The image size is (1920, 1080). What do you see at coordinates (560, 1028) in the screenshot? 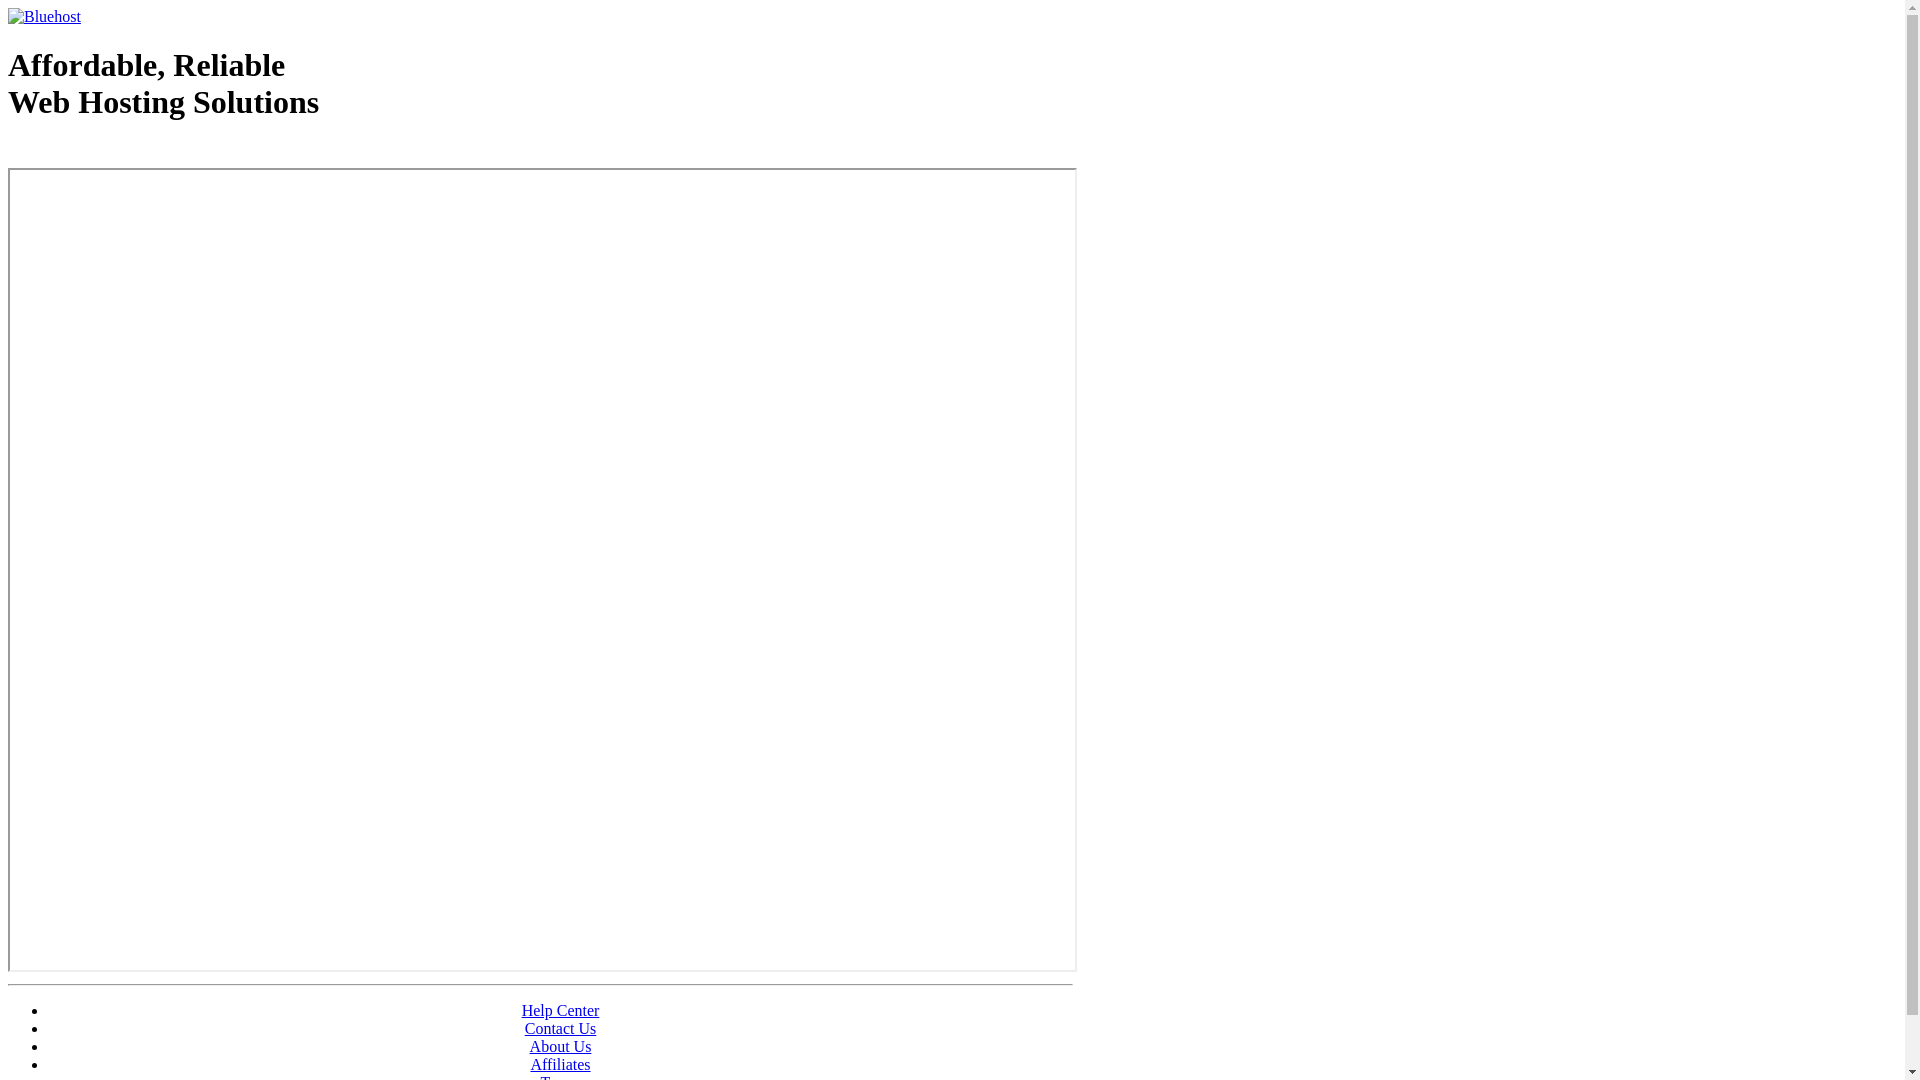
I see `'Contact Us'` at bounding box center [560, 1028].